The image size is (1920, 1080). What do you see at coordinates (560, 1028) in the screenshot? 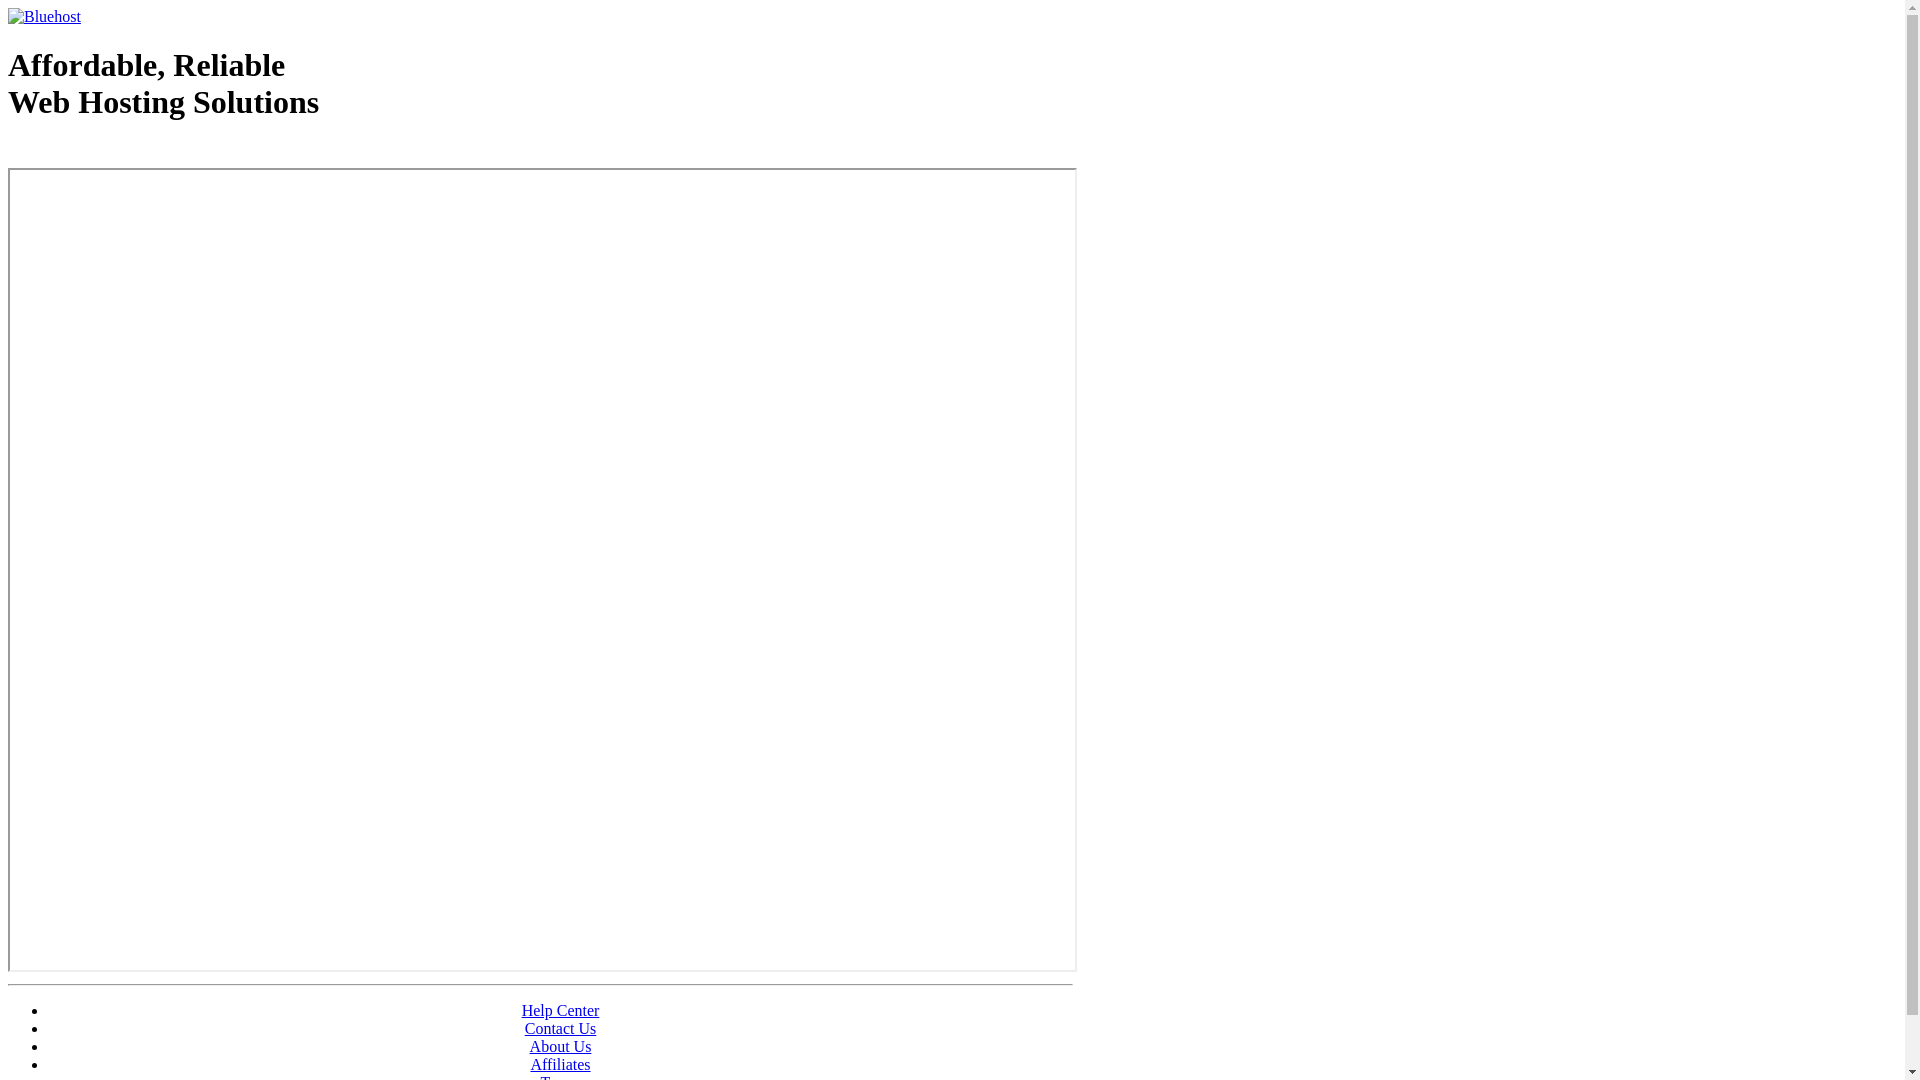
I see `'Contact Us'` at bounding box center [560, 1028].